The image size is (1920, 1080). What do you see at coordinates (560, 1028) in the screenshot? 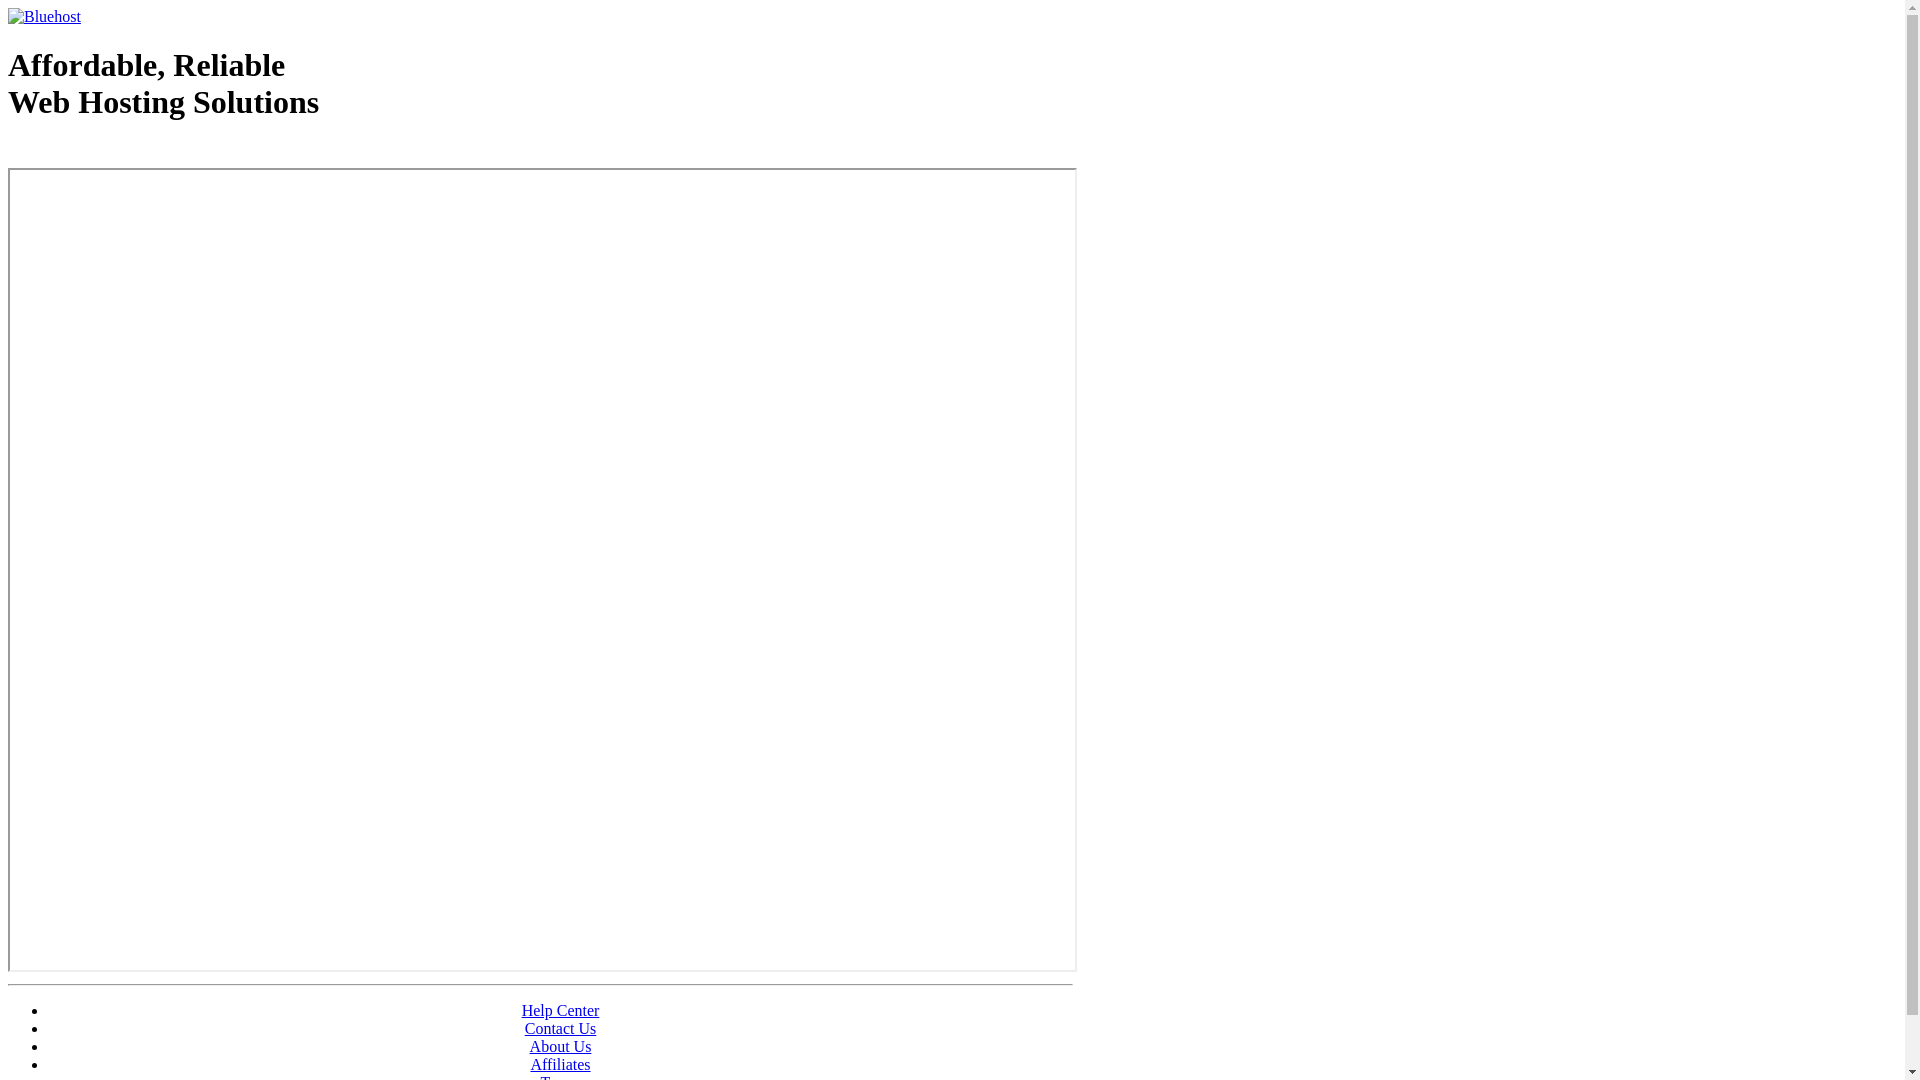
I see `'Contact Us'` at bounding box center [560, 1028].